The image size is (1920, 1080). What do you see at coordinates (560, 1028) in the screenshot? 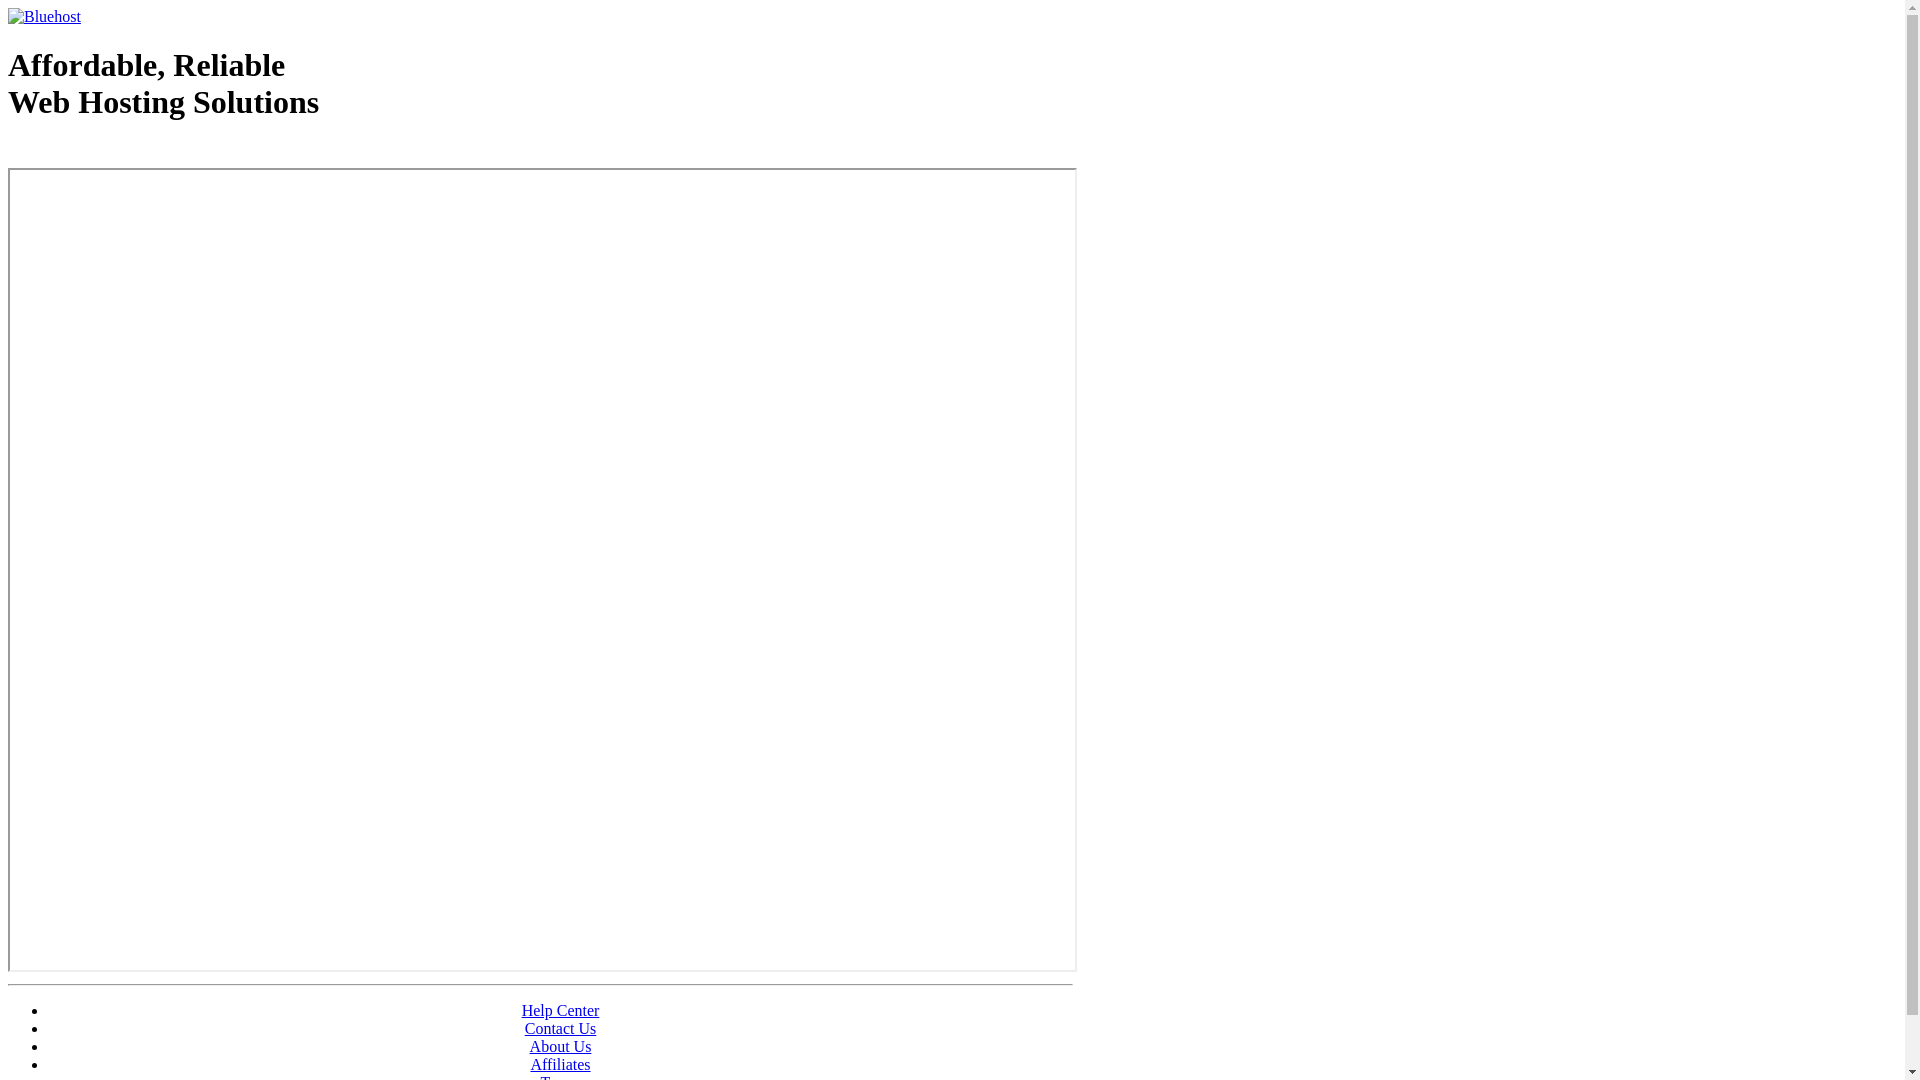
I see `'Contact Us'` at bounding box center [560, 1028].